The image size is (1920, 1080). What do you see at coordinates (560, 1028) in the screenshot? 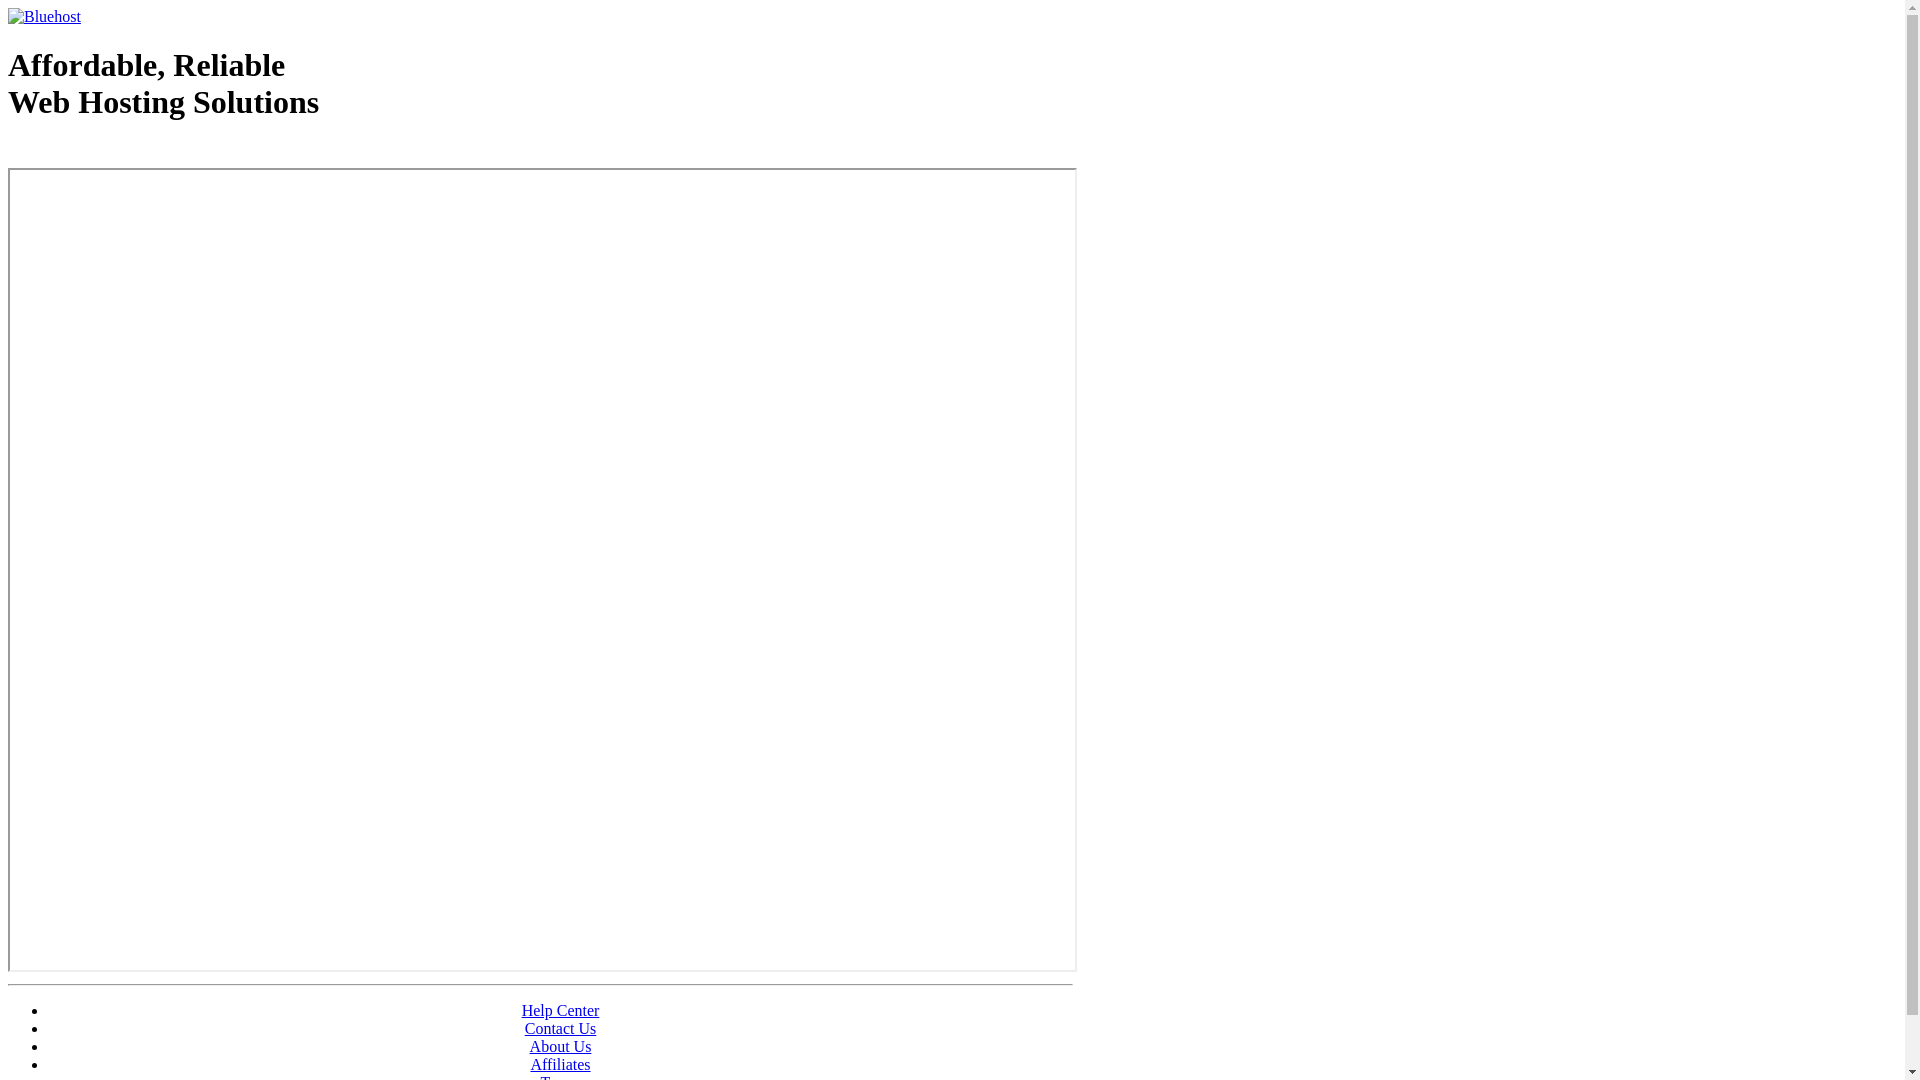
I see `'Contact Us'` at bounding box center [560, 1028].